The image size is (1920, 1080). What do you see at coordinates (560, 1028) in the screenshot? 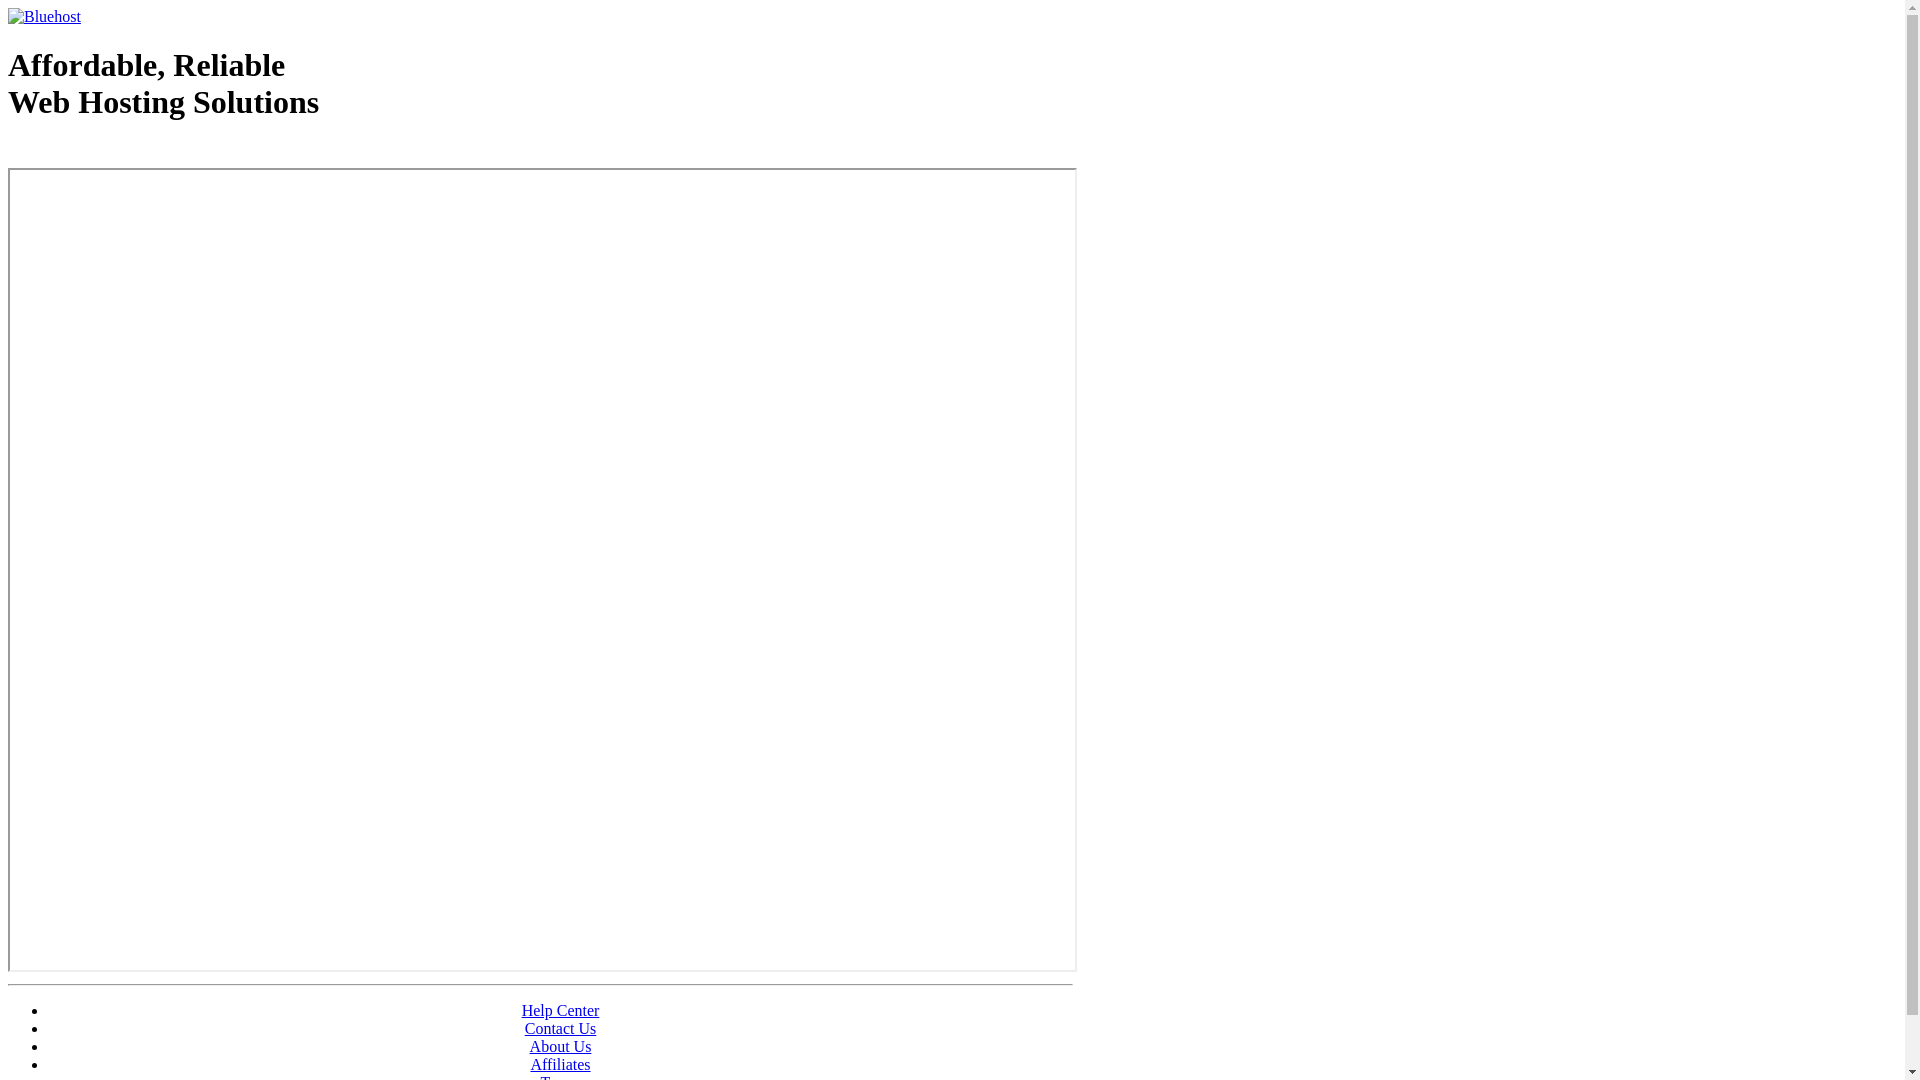
I see `'Contact Us'` at bounding box center [560, 1028].